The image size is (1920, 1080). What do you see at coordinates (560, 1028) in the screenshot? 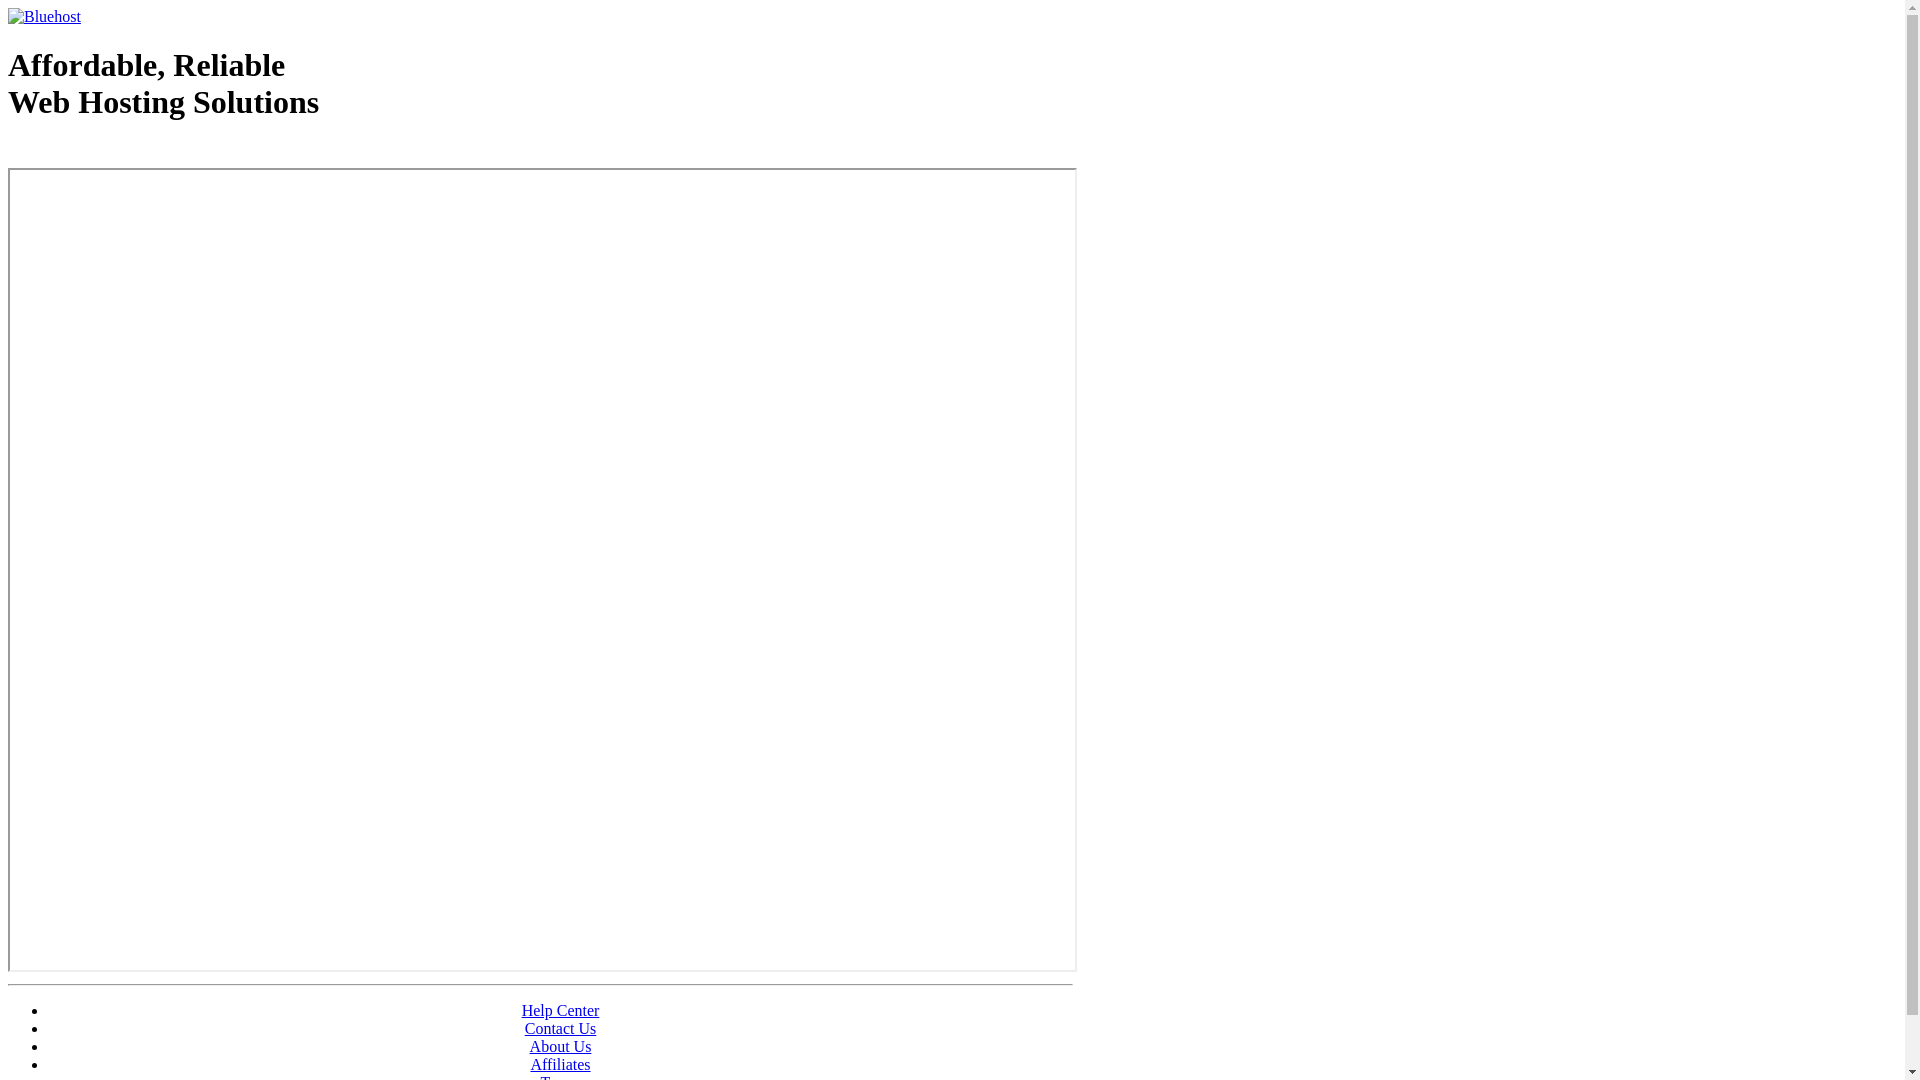
I see `'Contact Us'` at bounding box center [560, 1028].